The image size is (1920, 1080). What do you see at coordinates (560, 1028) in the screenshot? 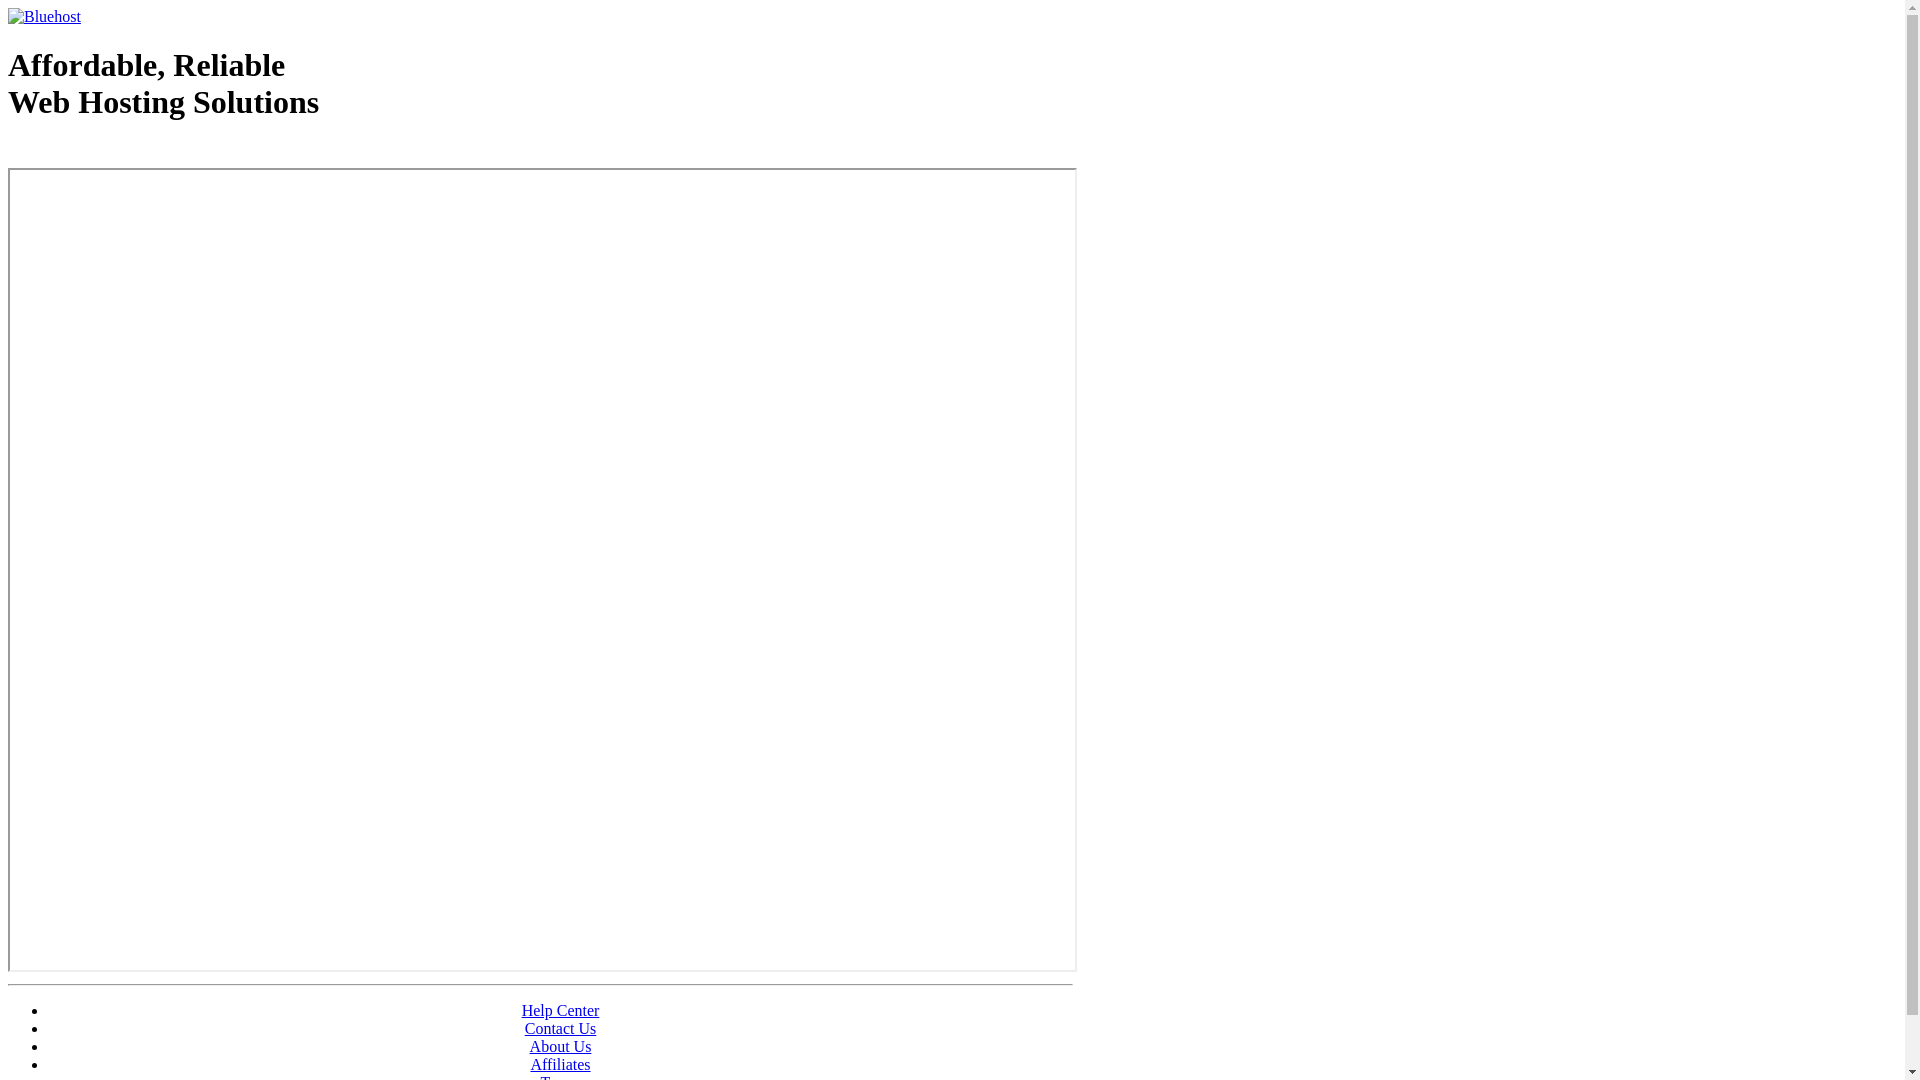
I see `'Contact Us'` at bounding box center [560, 1028].